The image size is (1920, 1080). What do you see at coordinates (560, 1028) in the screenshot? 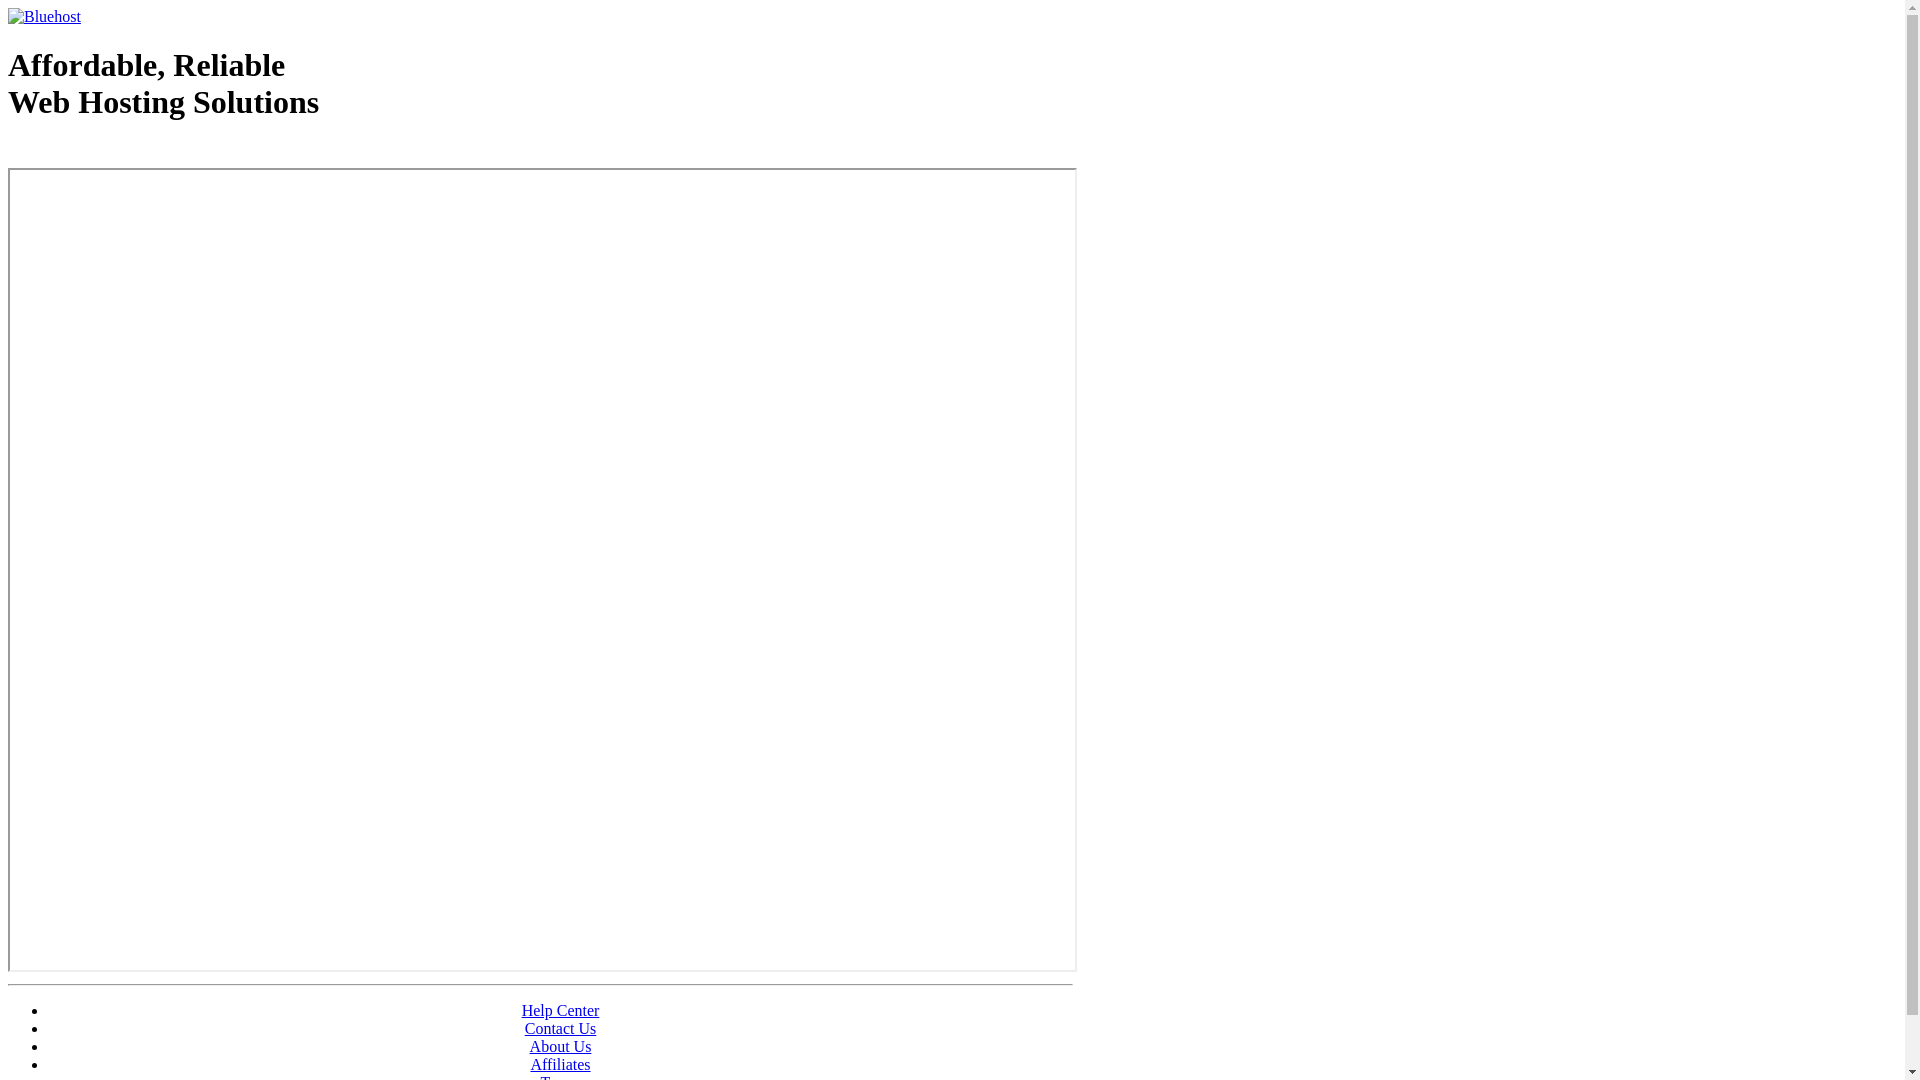
I see `'Contact Us'` at bounding box center [560, 1028].